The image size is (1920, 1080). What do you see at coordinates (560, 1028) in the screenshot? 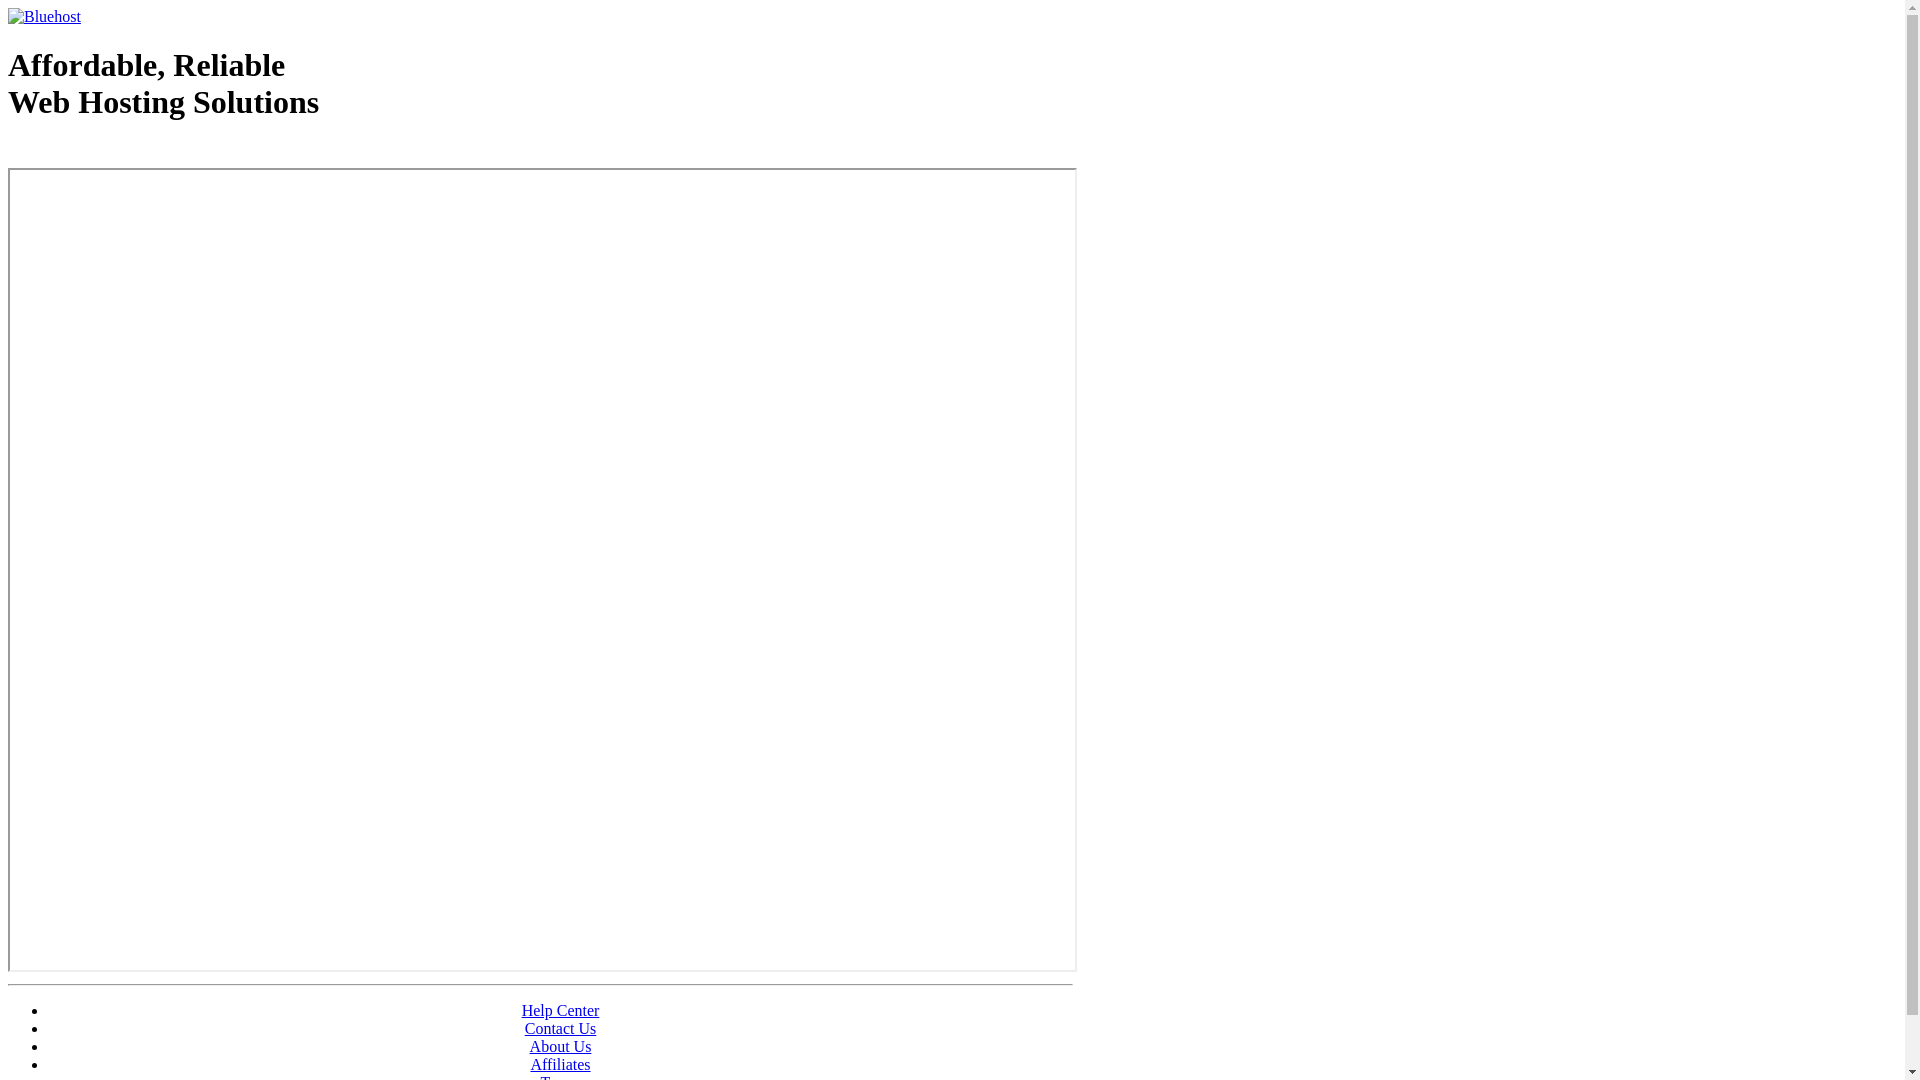
I see `'Contact Us'` at bounding box center [560, 1028].